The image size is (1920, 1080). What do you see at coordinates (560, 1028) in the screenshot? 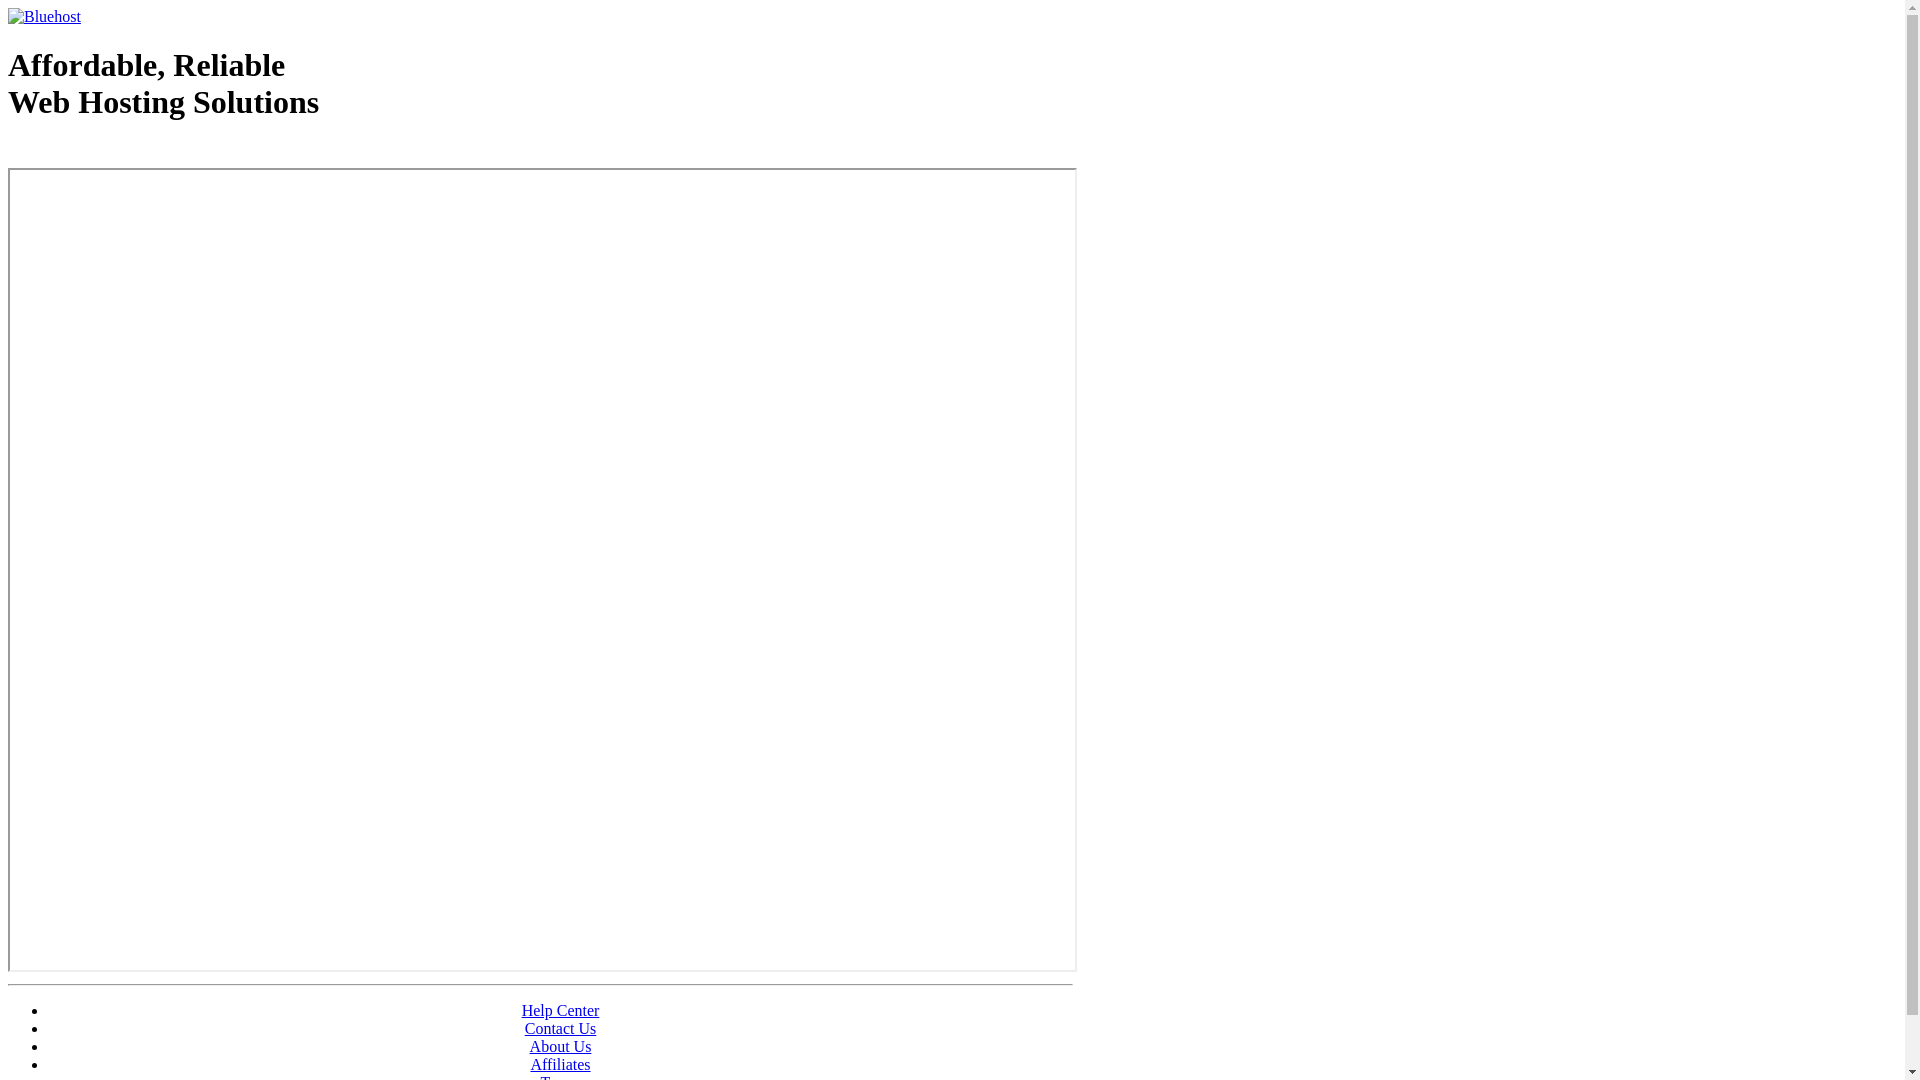
I see `'Contact Us'` at bounding box center [560, 1028].